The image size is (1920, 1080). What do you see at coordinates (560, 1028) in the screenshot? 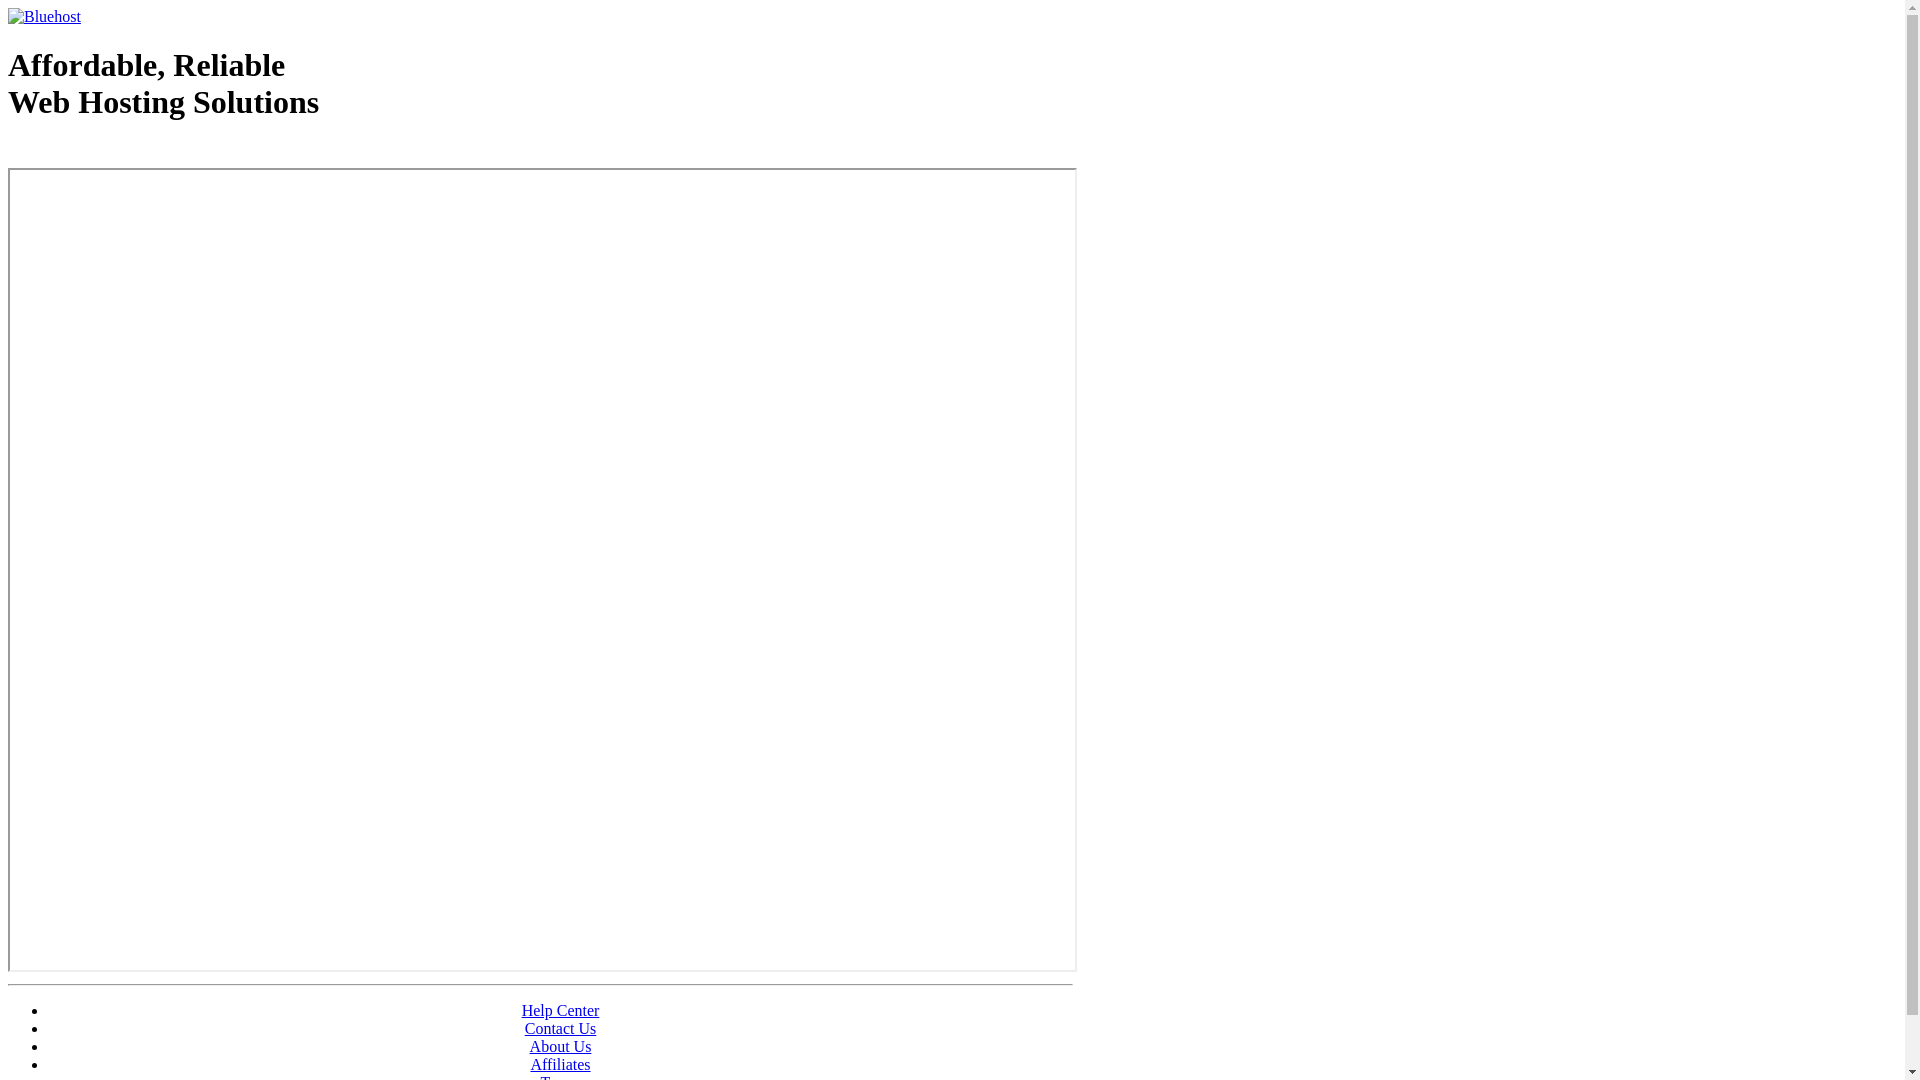
I see `'Contact Us'` at bounding box center [560, 1028].